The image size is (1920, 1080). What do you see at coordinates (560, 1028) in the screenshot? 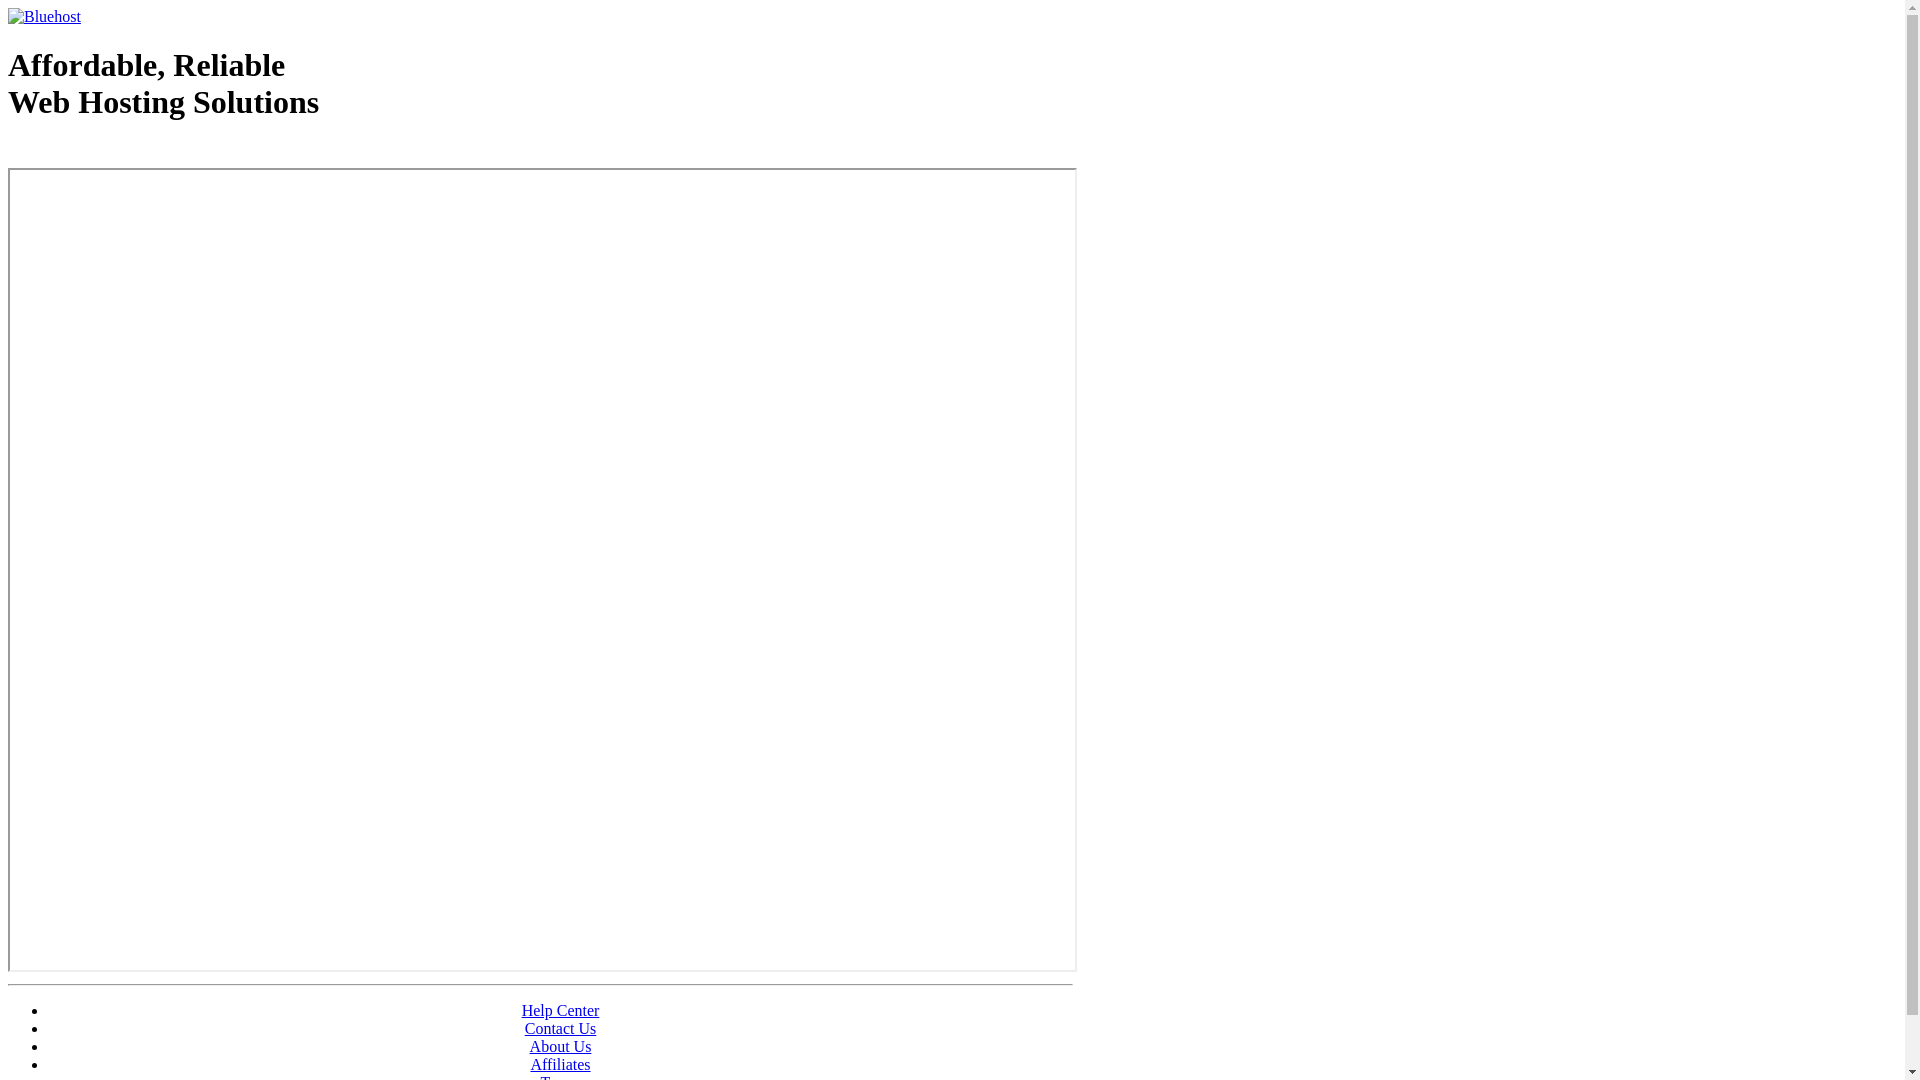
I see `'Contact Us'` at bounding box center [560, 1028].